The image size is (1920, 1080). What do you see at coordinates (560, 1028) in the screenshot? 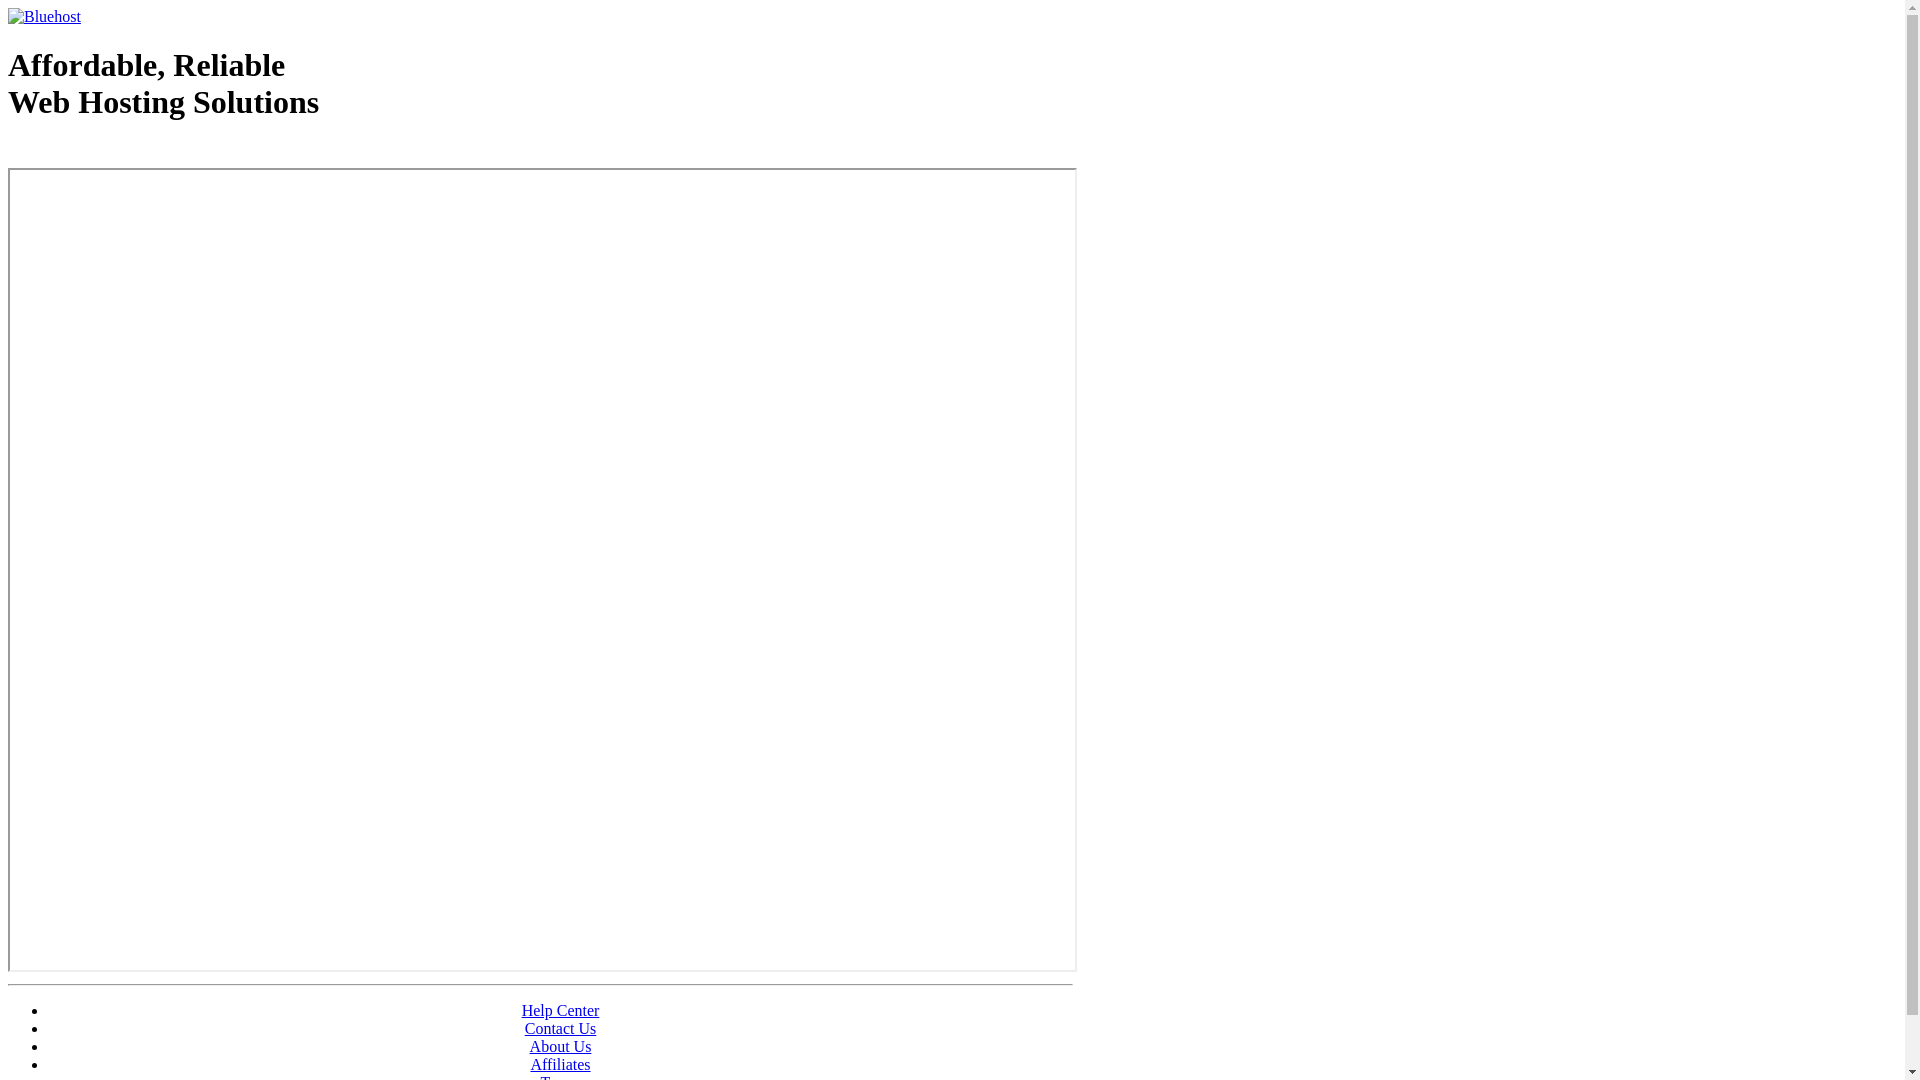
I see `'Contact Us'` at bounding box center [560, 1028].